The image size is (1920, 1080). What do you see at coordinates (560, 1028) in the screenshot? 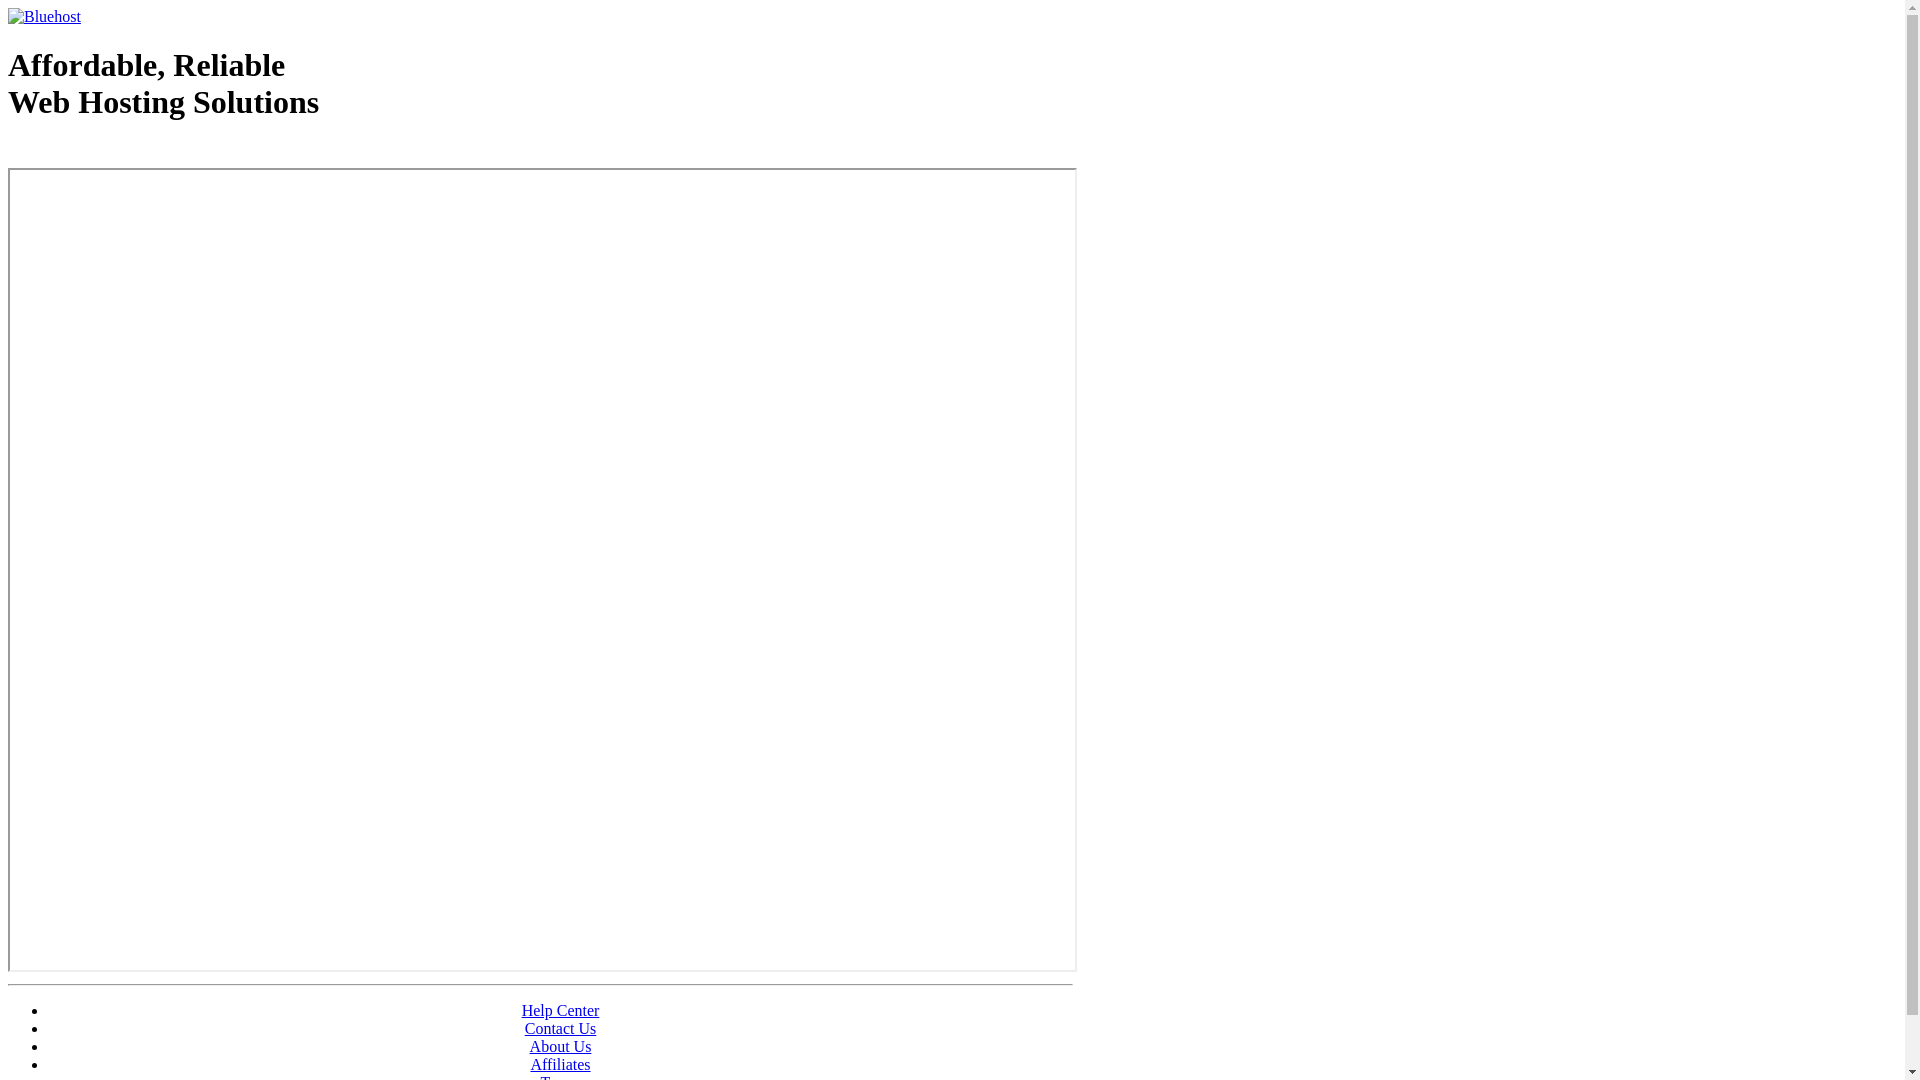
I see `'Contact Us'` at bounding box center [560, 1028].